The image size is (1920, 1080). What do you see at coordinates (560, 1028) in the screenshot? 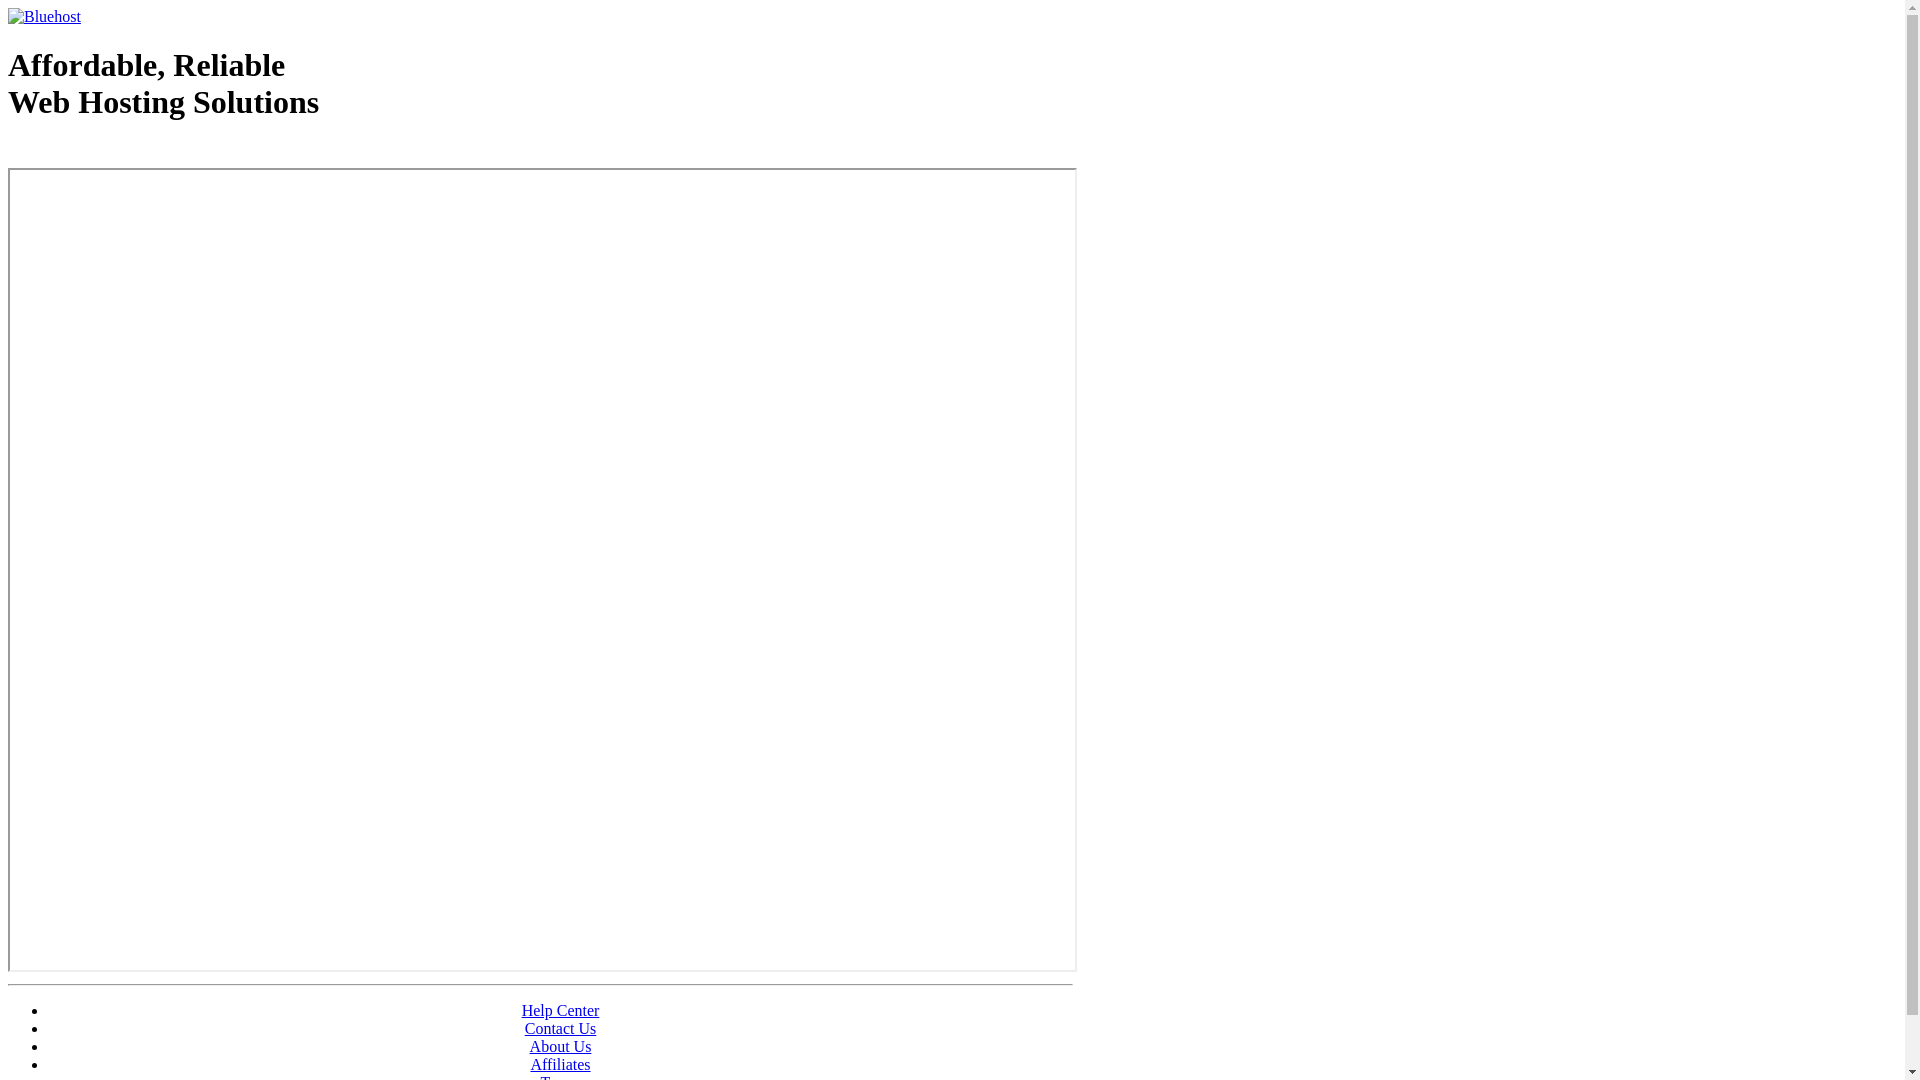
I see `'Contact Us'` at bounding box center [560, 1028].